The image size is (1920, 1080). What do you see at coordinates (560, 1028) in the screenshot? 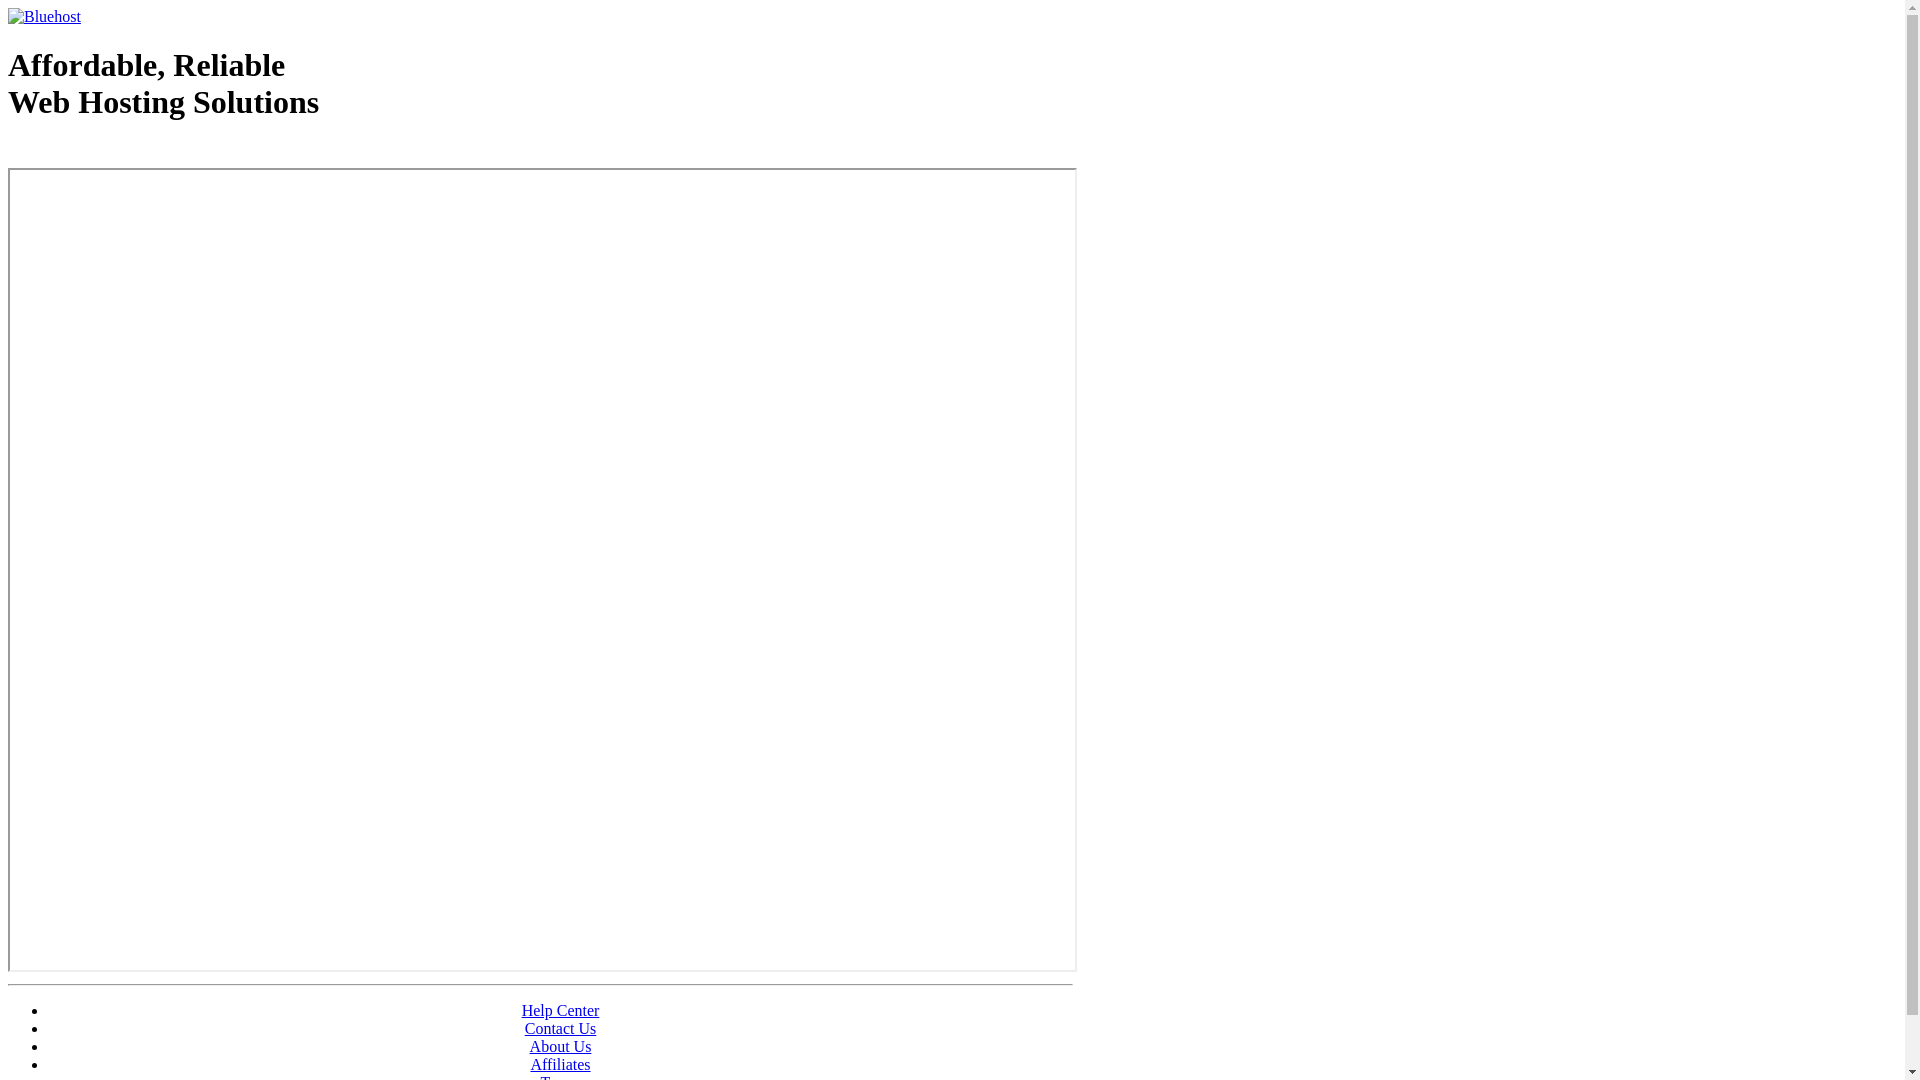
I see `'Contact Us'` at bounding box center [560, 1028].